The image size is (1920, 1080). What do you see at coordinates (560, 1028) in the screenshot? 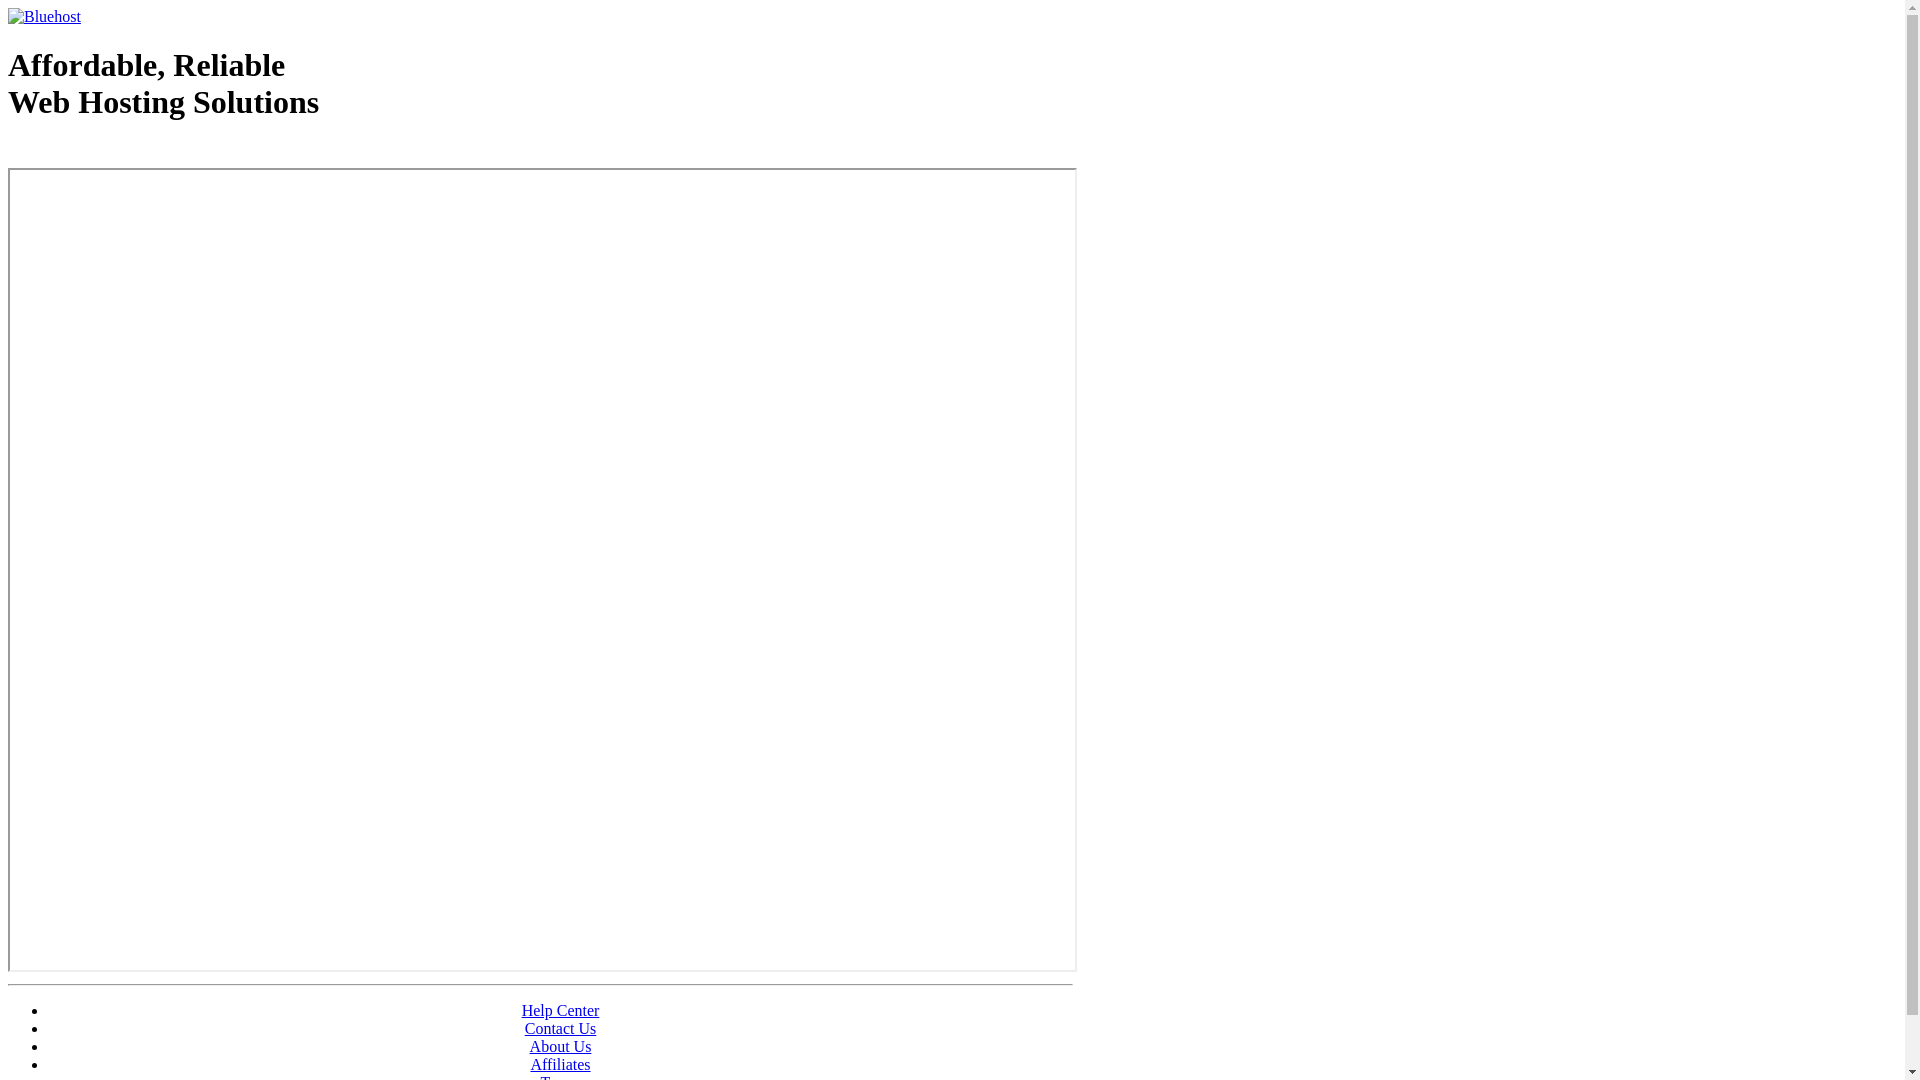
I see `'Contact Us'` at bounding box center [560, 1028].